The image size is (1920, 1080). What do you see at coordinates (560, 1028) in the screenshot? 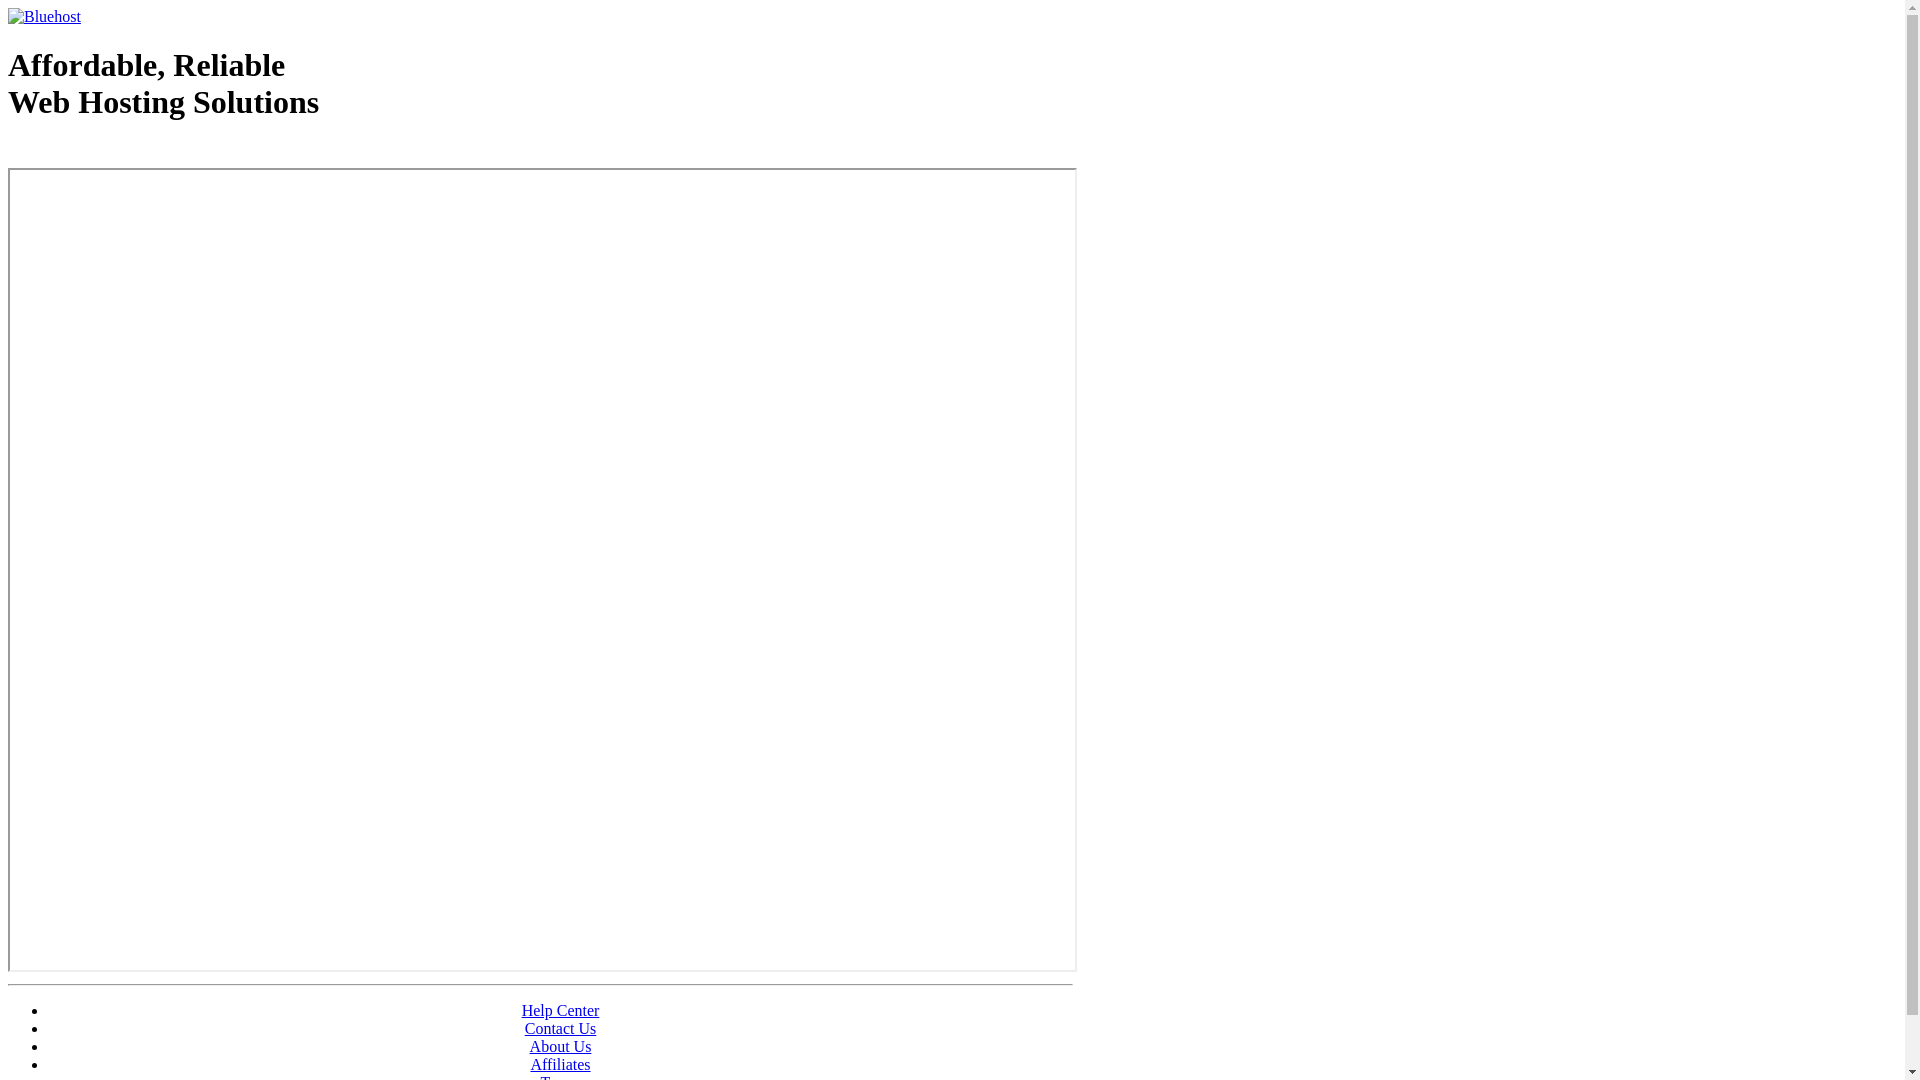
I see `'Contact Us'` at bounding box center [560, 1028].